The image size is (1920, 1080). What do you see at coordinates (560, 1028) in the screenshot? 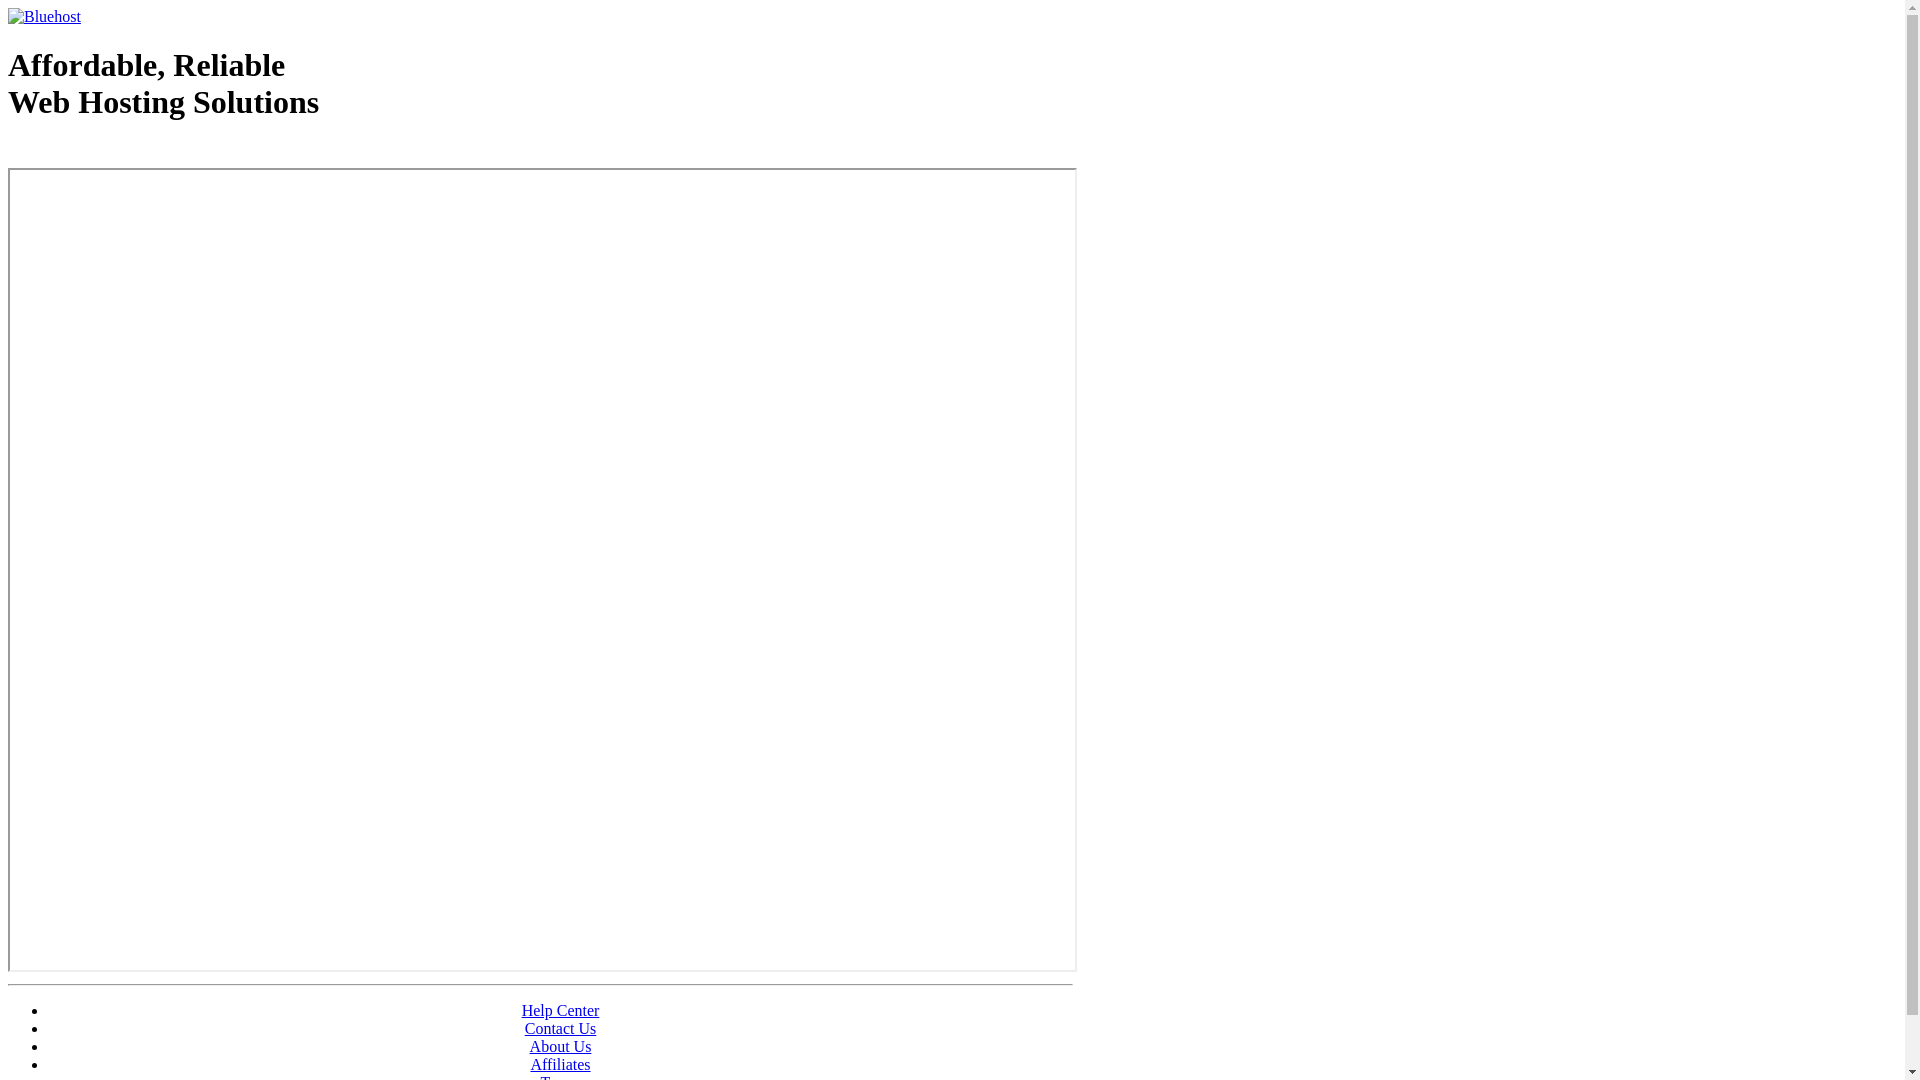
I see `'Contact Us'` at bounding box center [560, 1028].